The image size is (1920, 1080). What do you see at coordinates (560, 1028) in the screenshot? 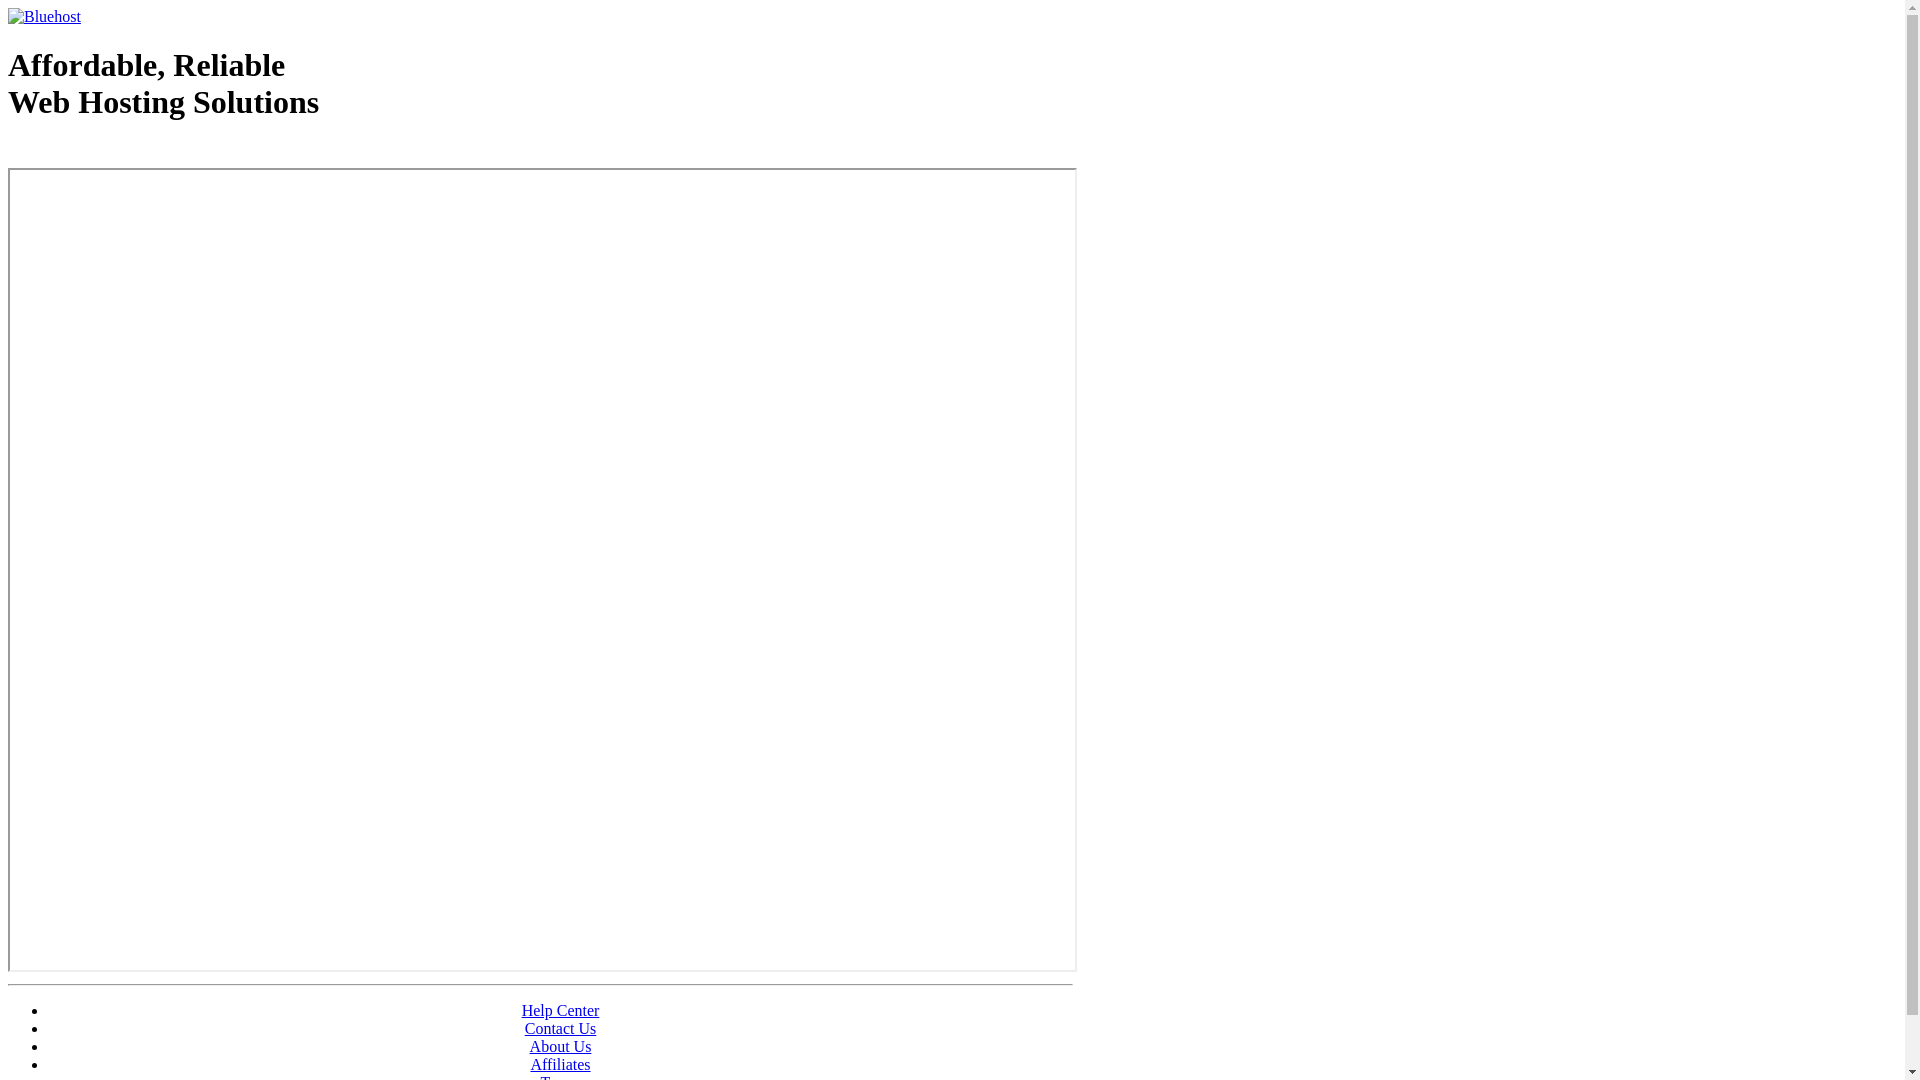
I see `'Contact Us'` at bounding box center [560, 1028].